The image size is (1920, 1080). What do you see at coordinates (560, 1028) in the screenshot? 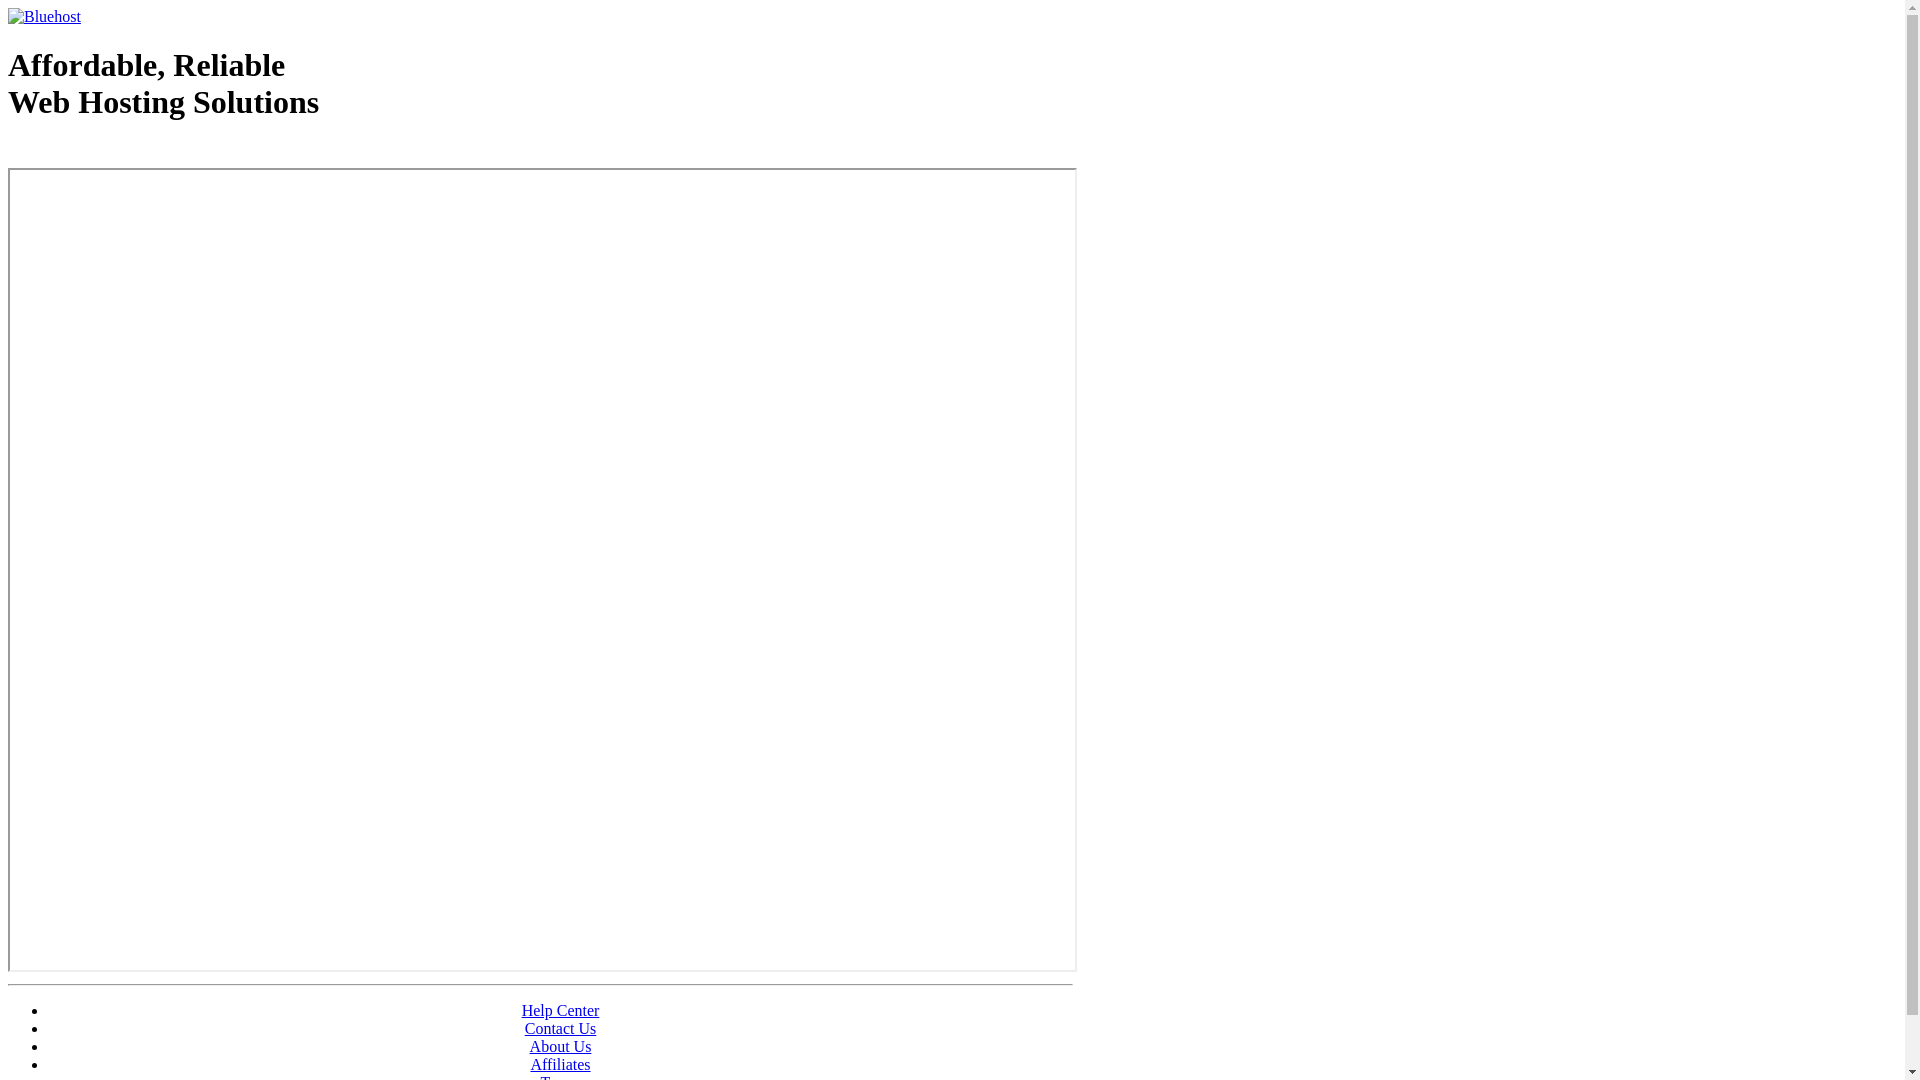
I see `'Contact Us'` at bounding box center [560, 1028].